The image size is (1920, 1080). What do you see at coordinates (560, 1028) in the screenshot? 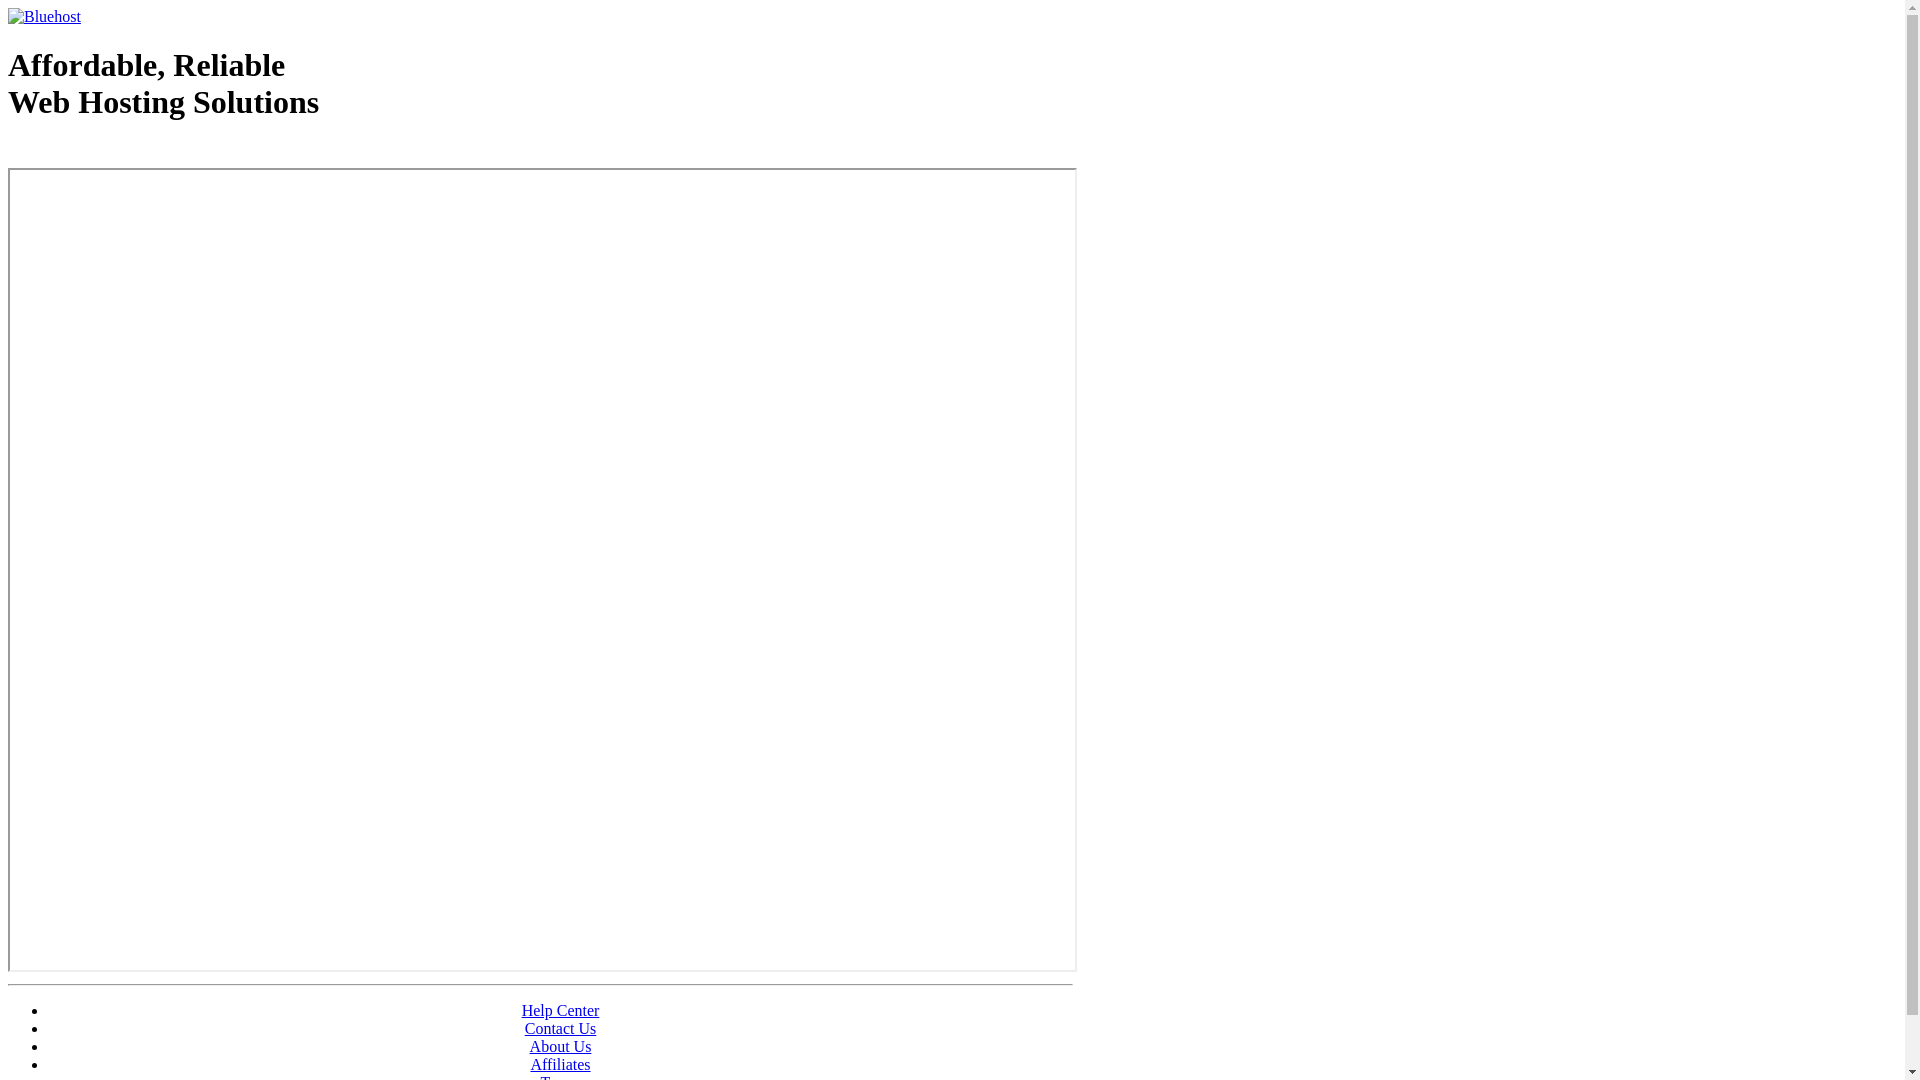
I see `'Contact Us'` at bounding box center [560, 1028].